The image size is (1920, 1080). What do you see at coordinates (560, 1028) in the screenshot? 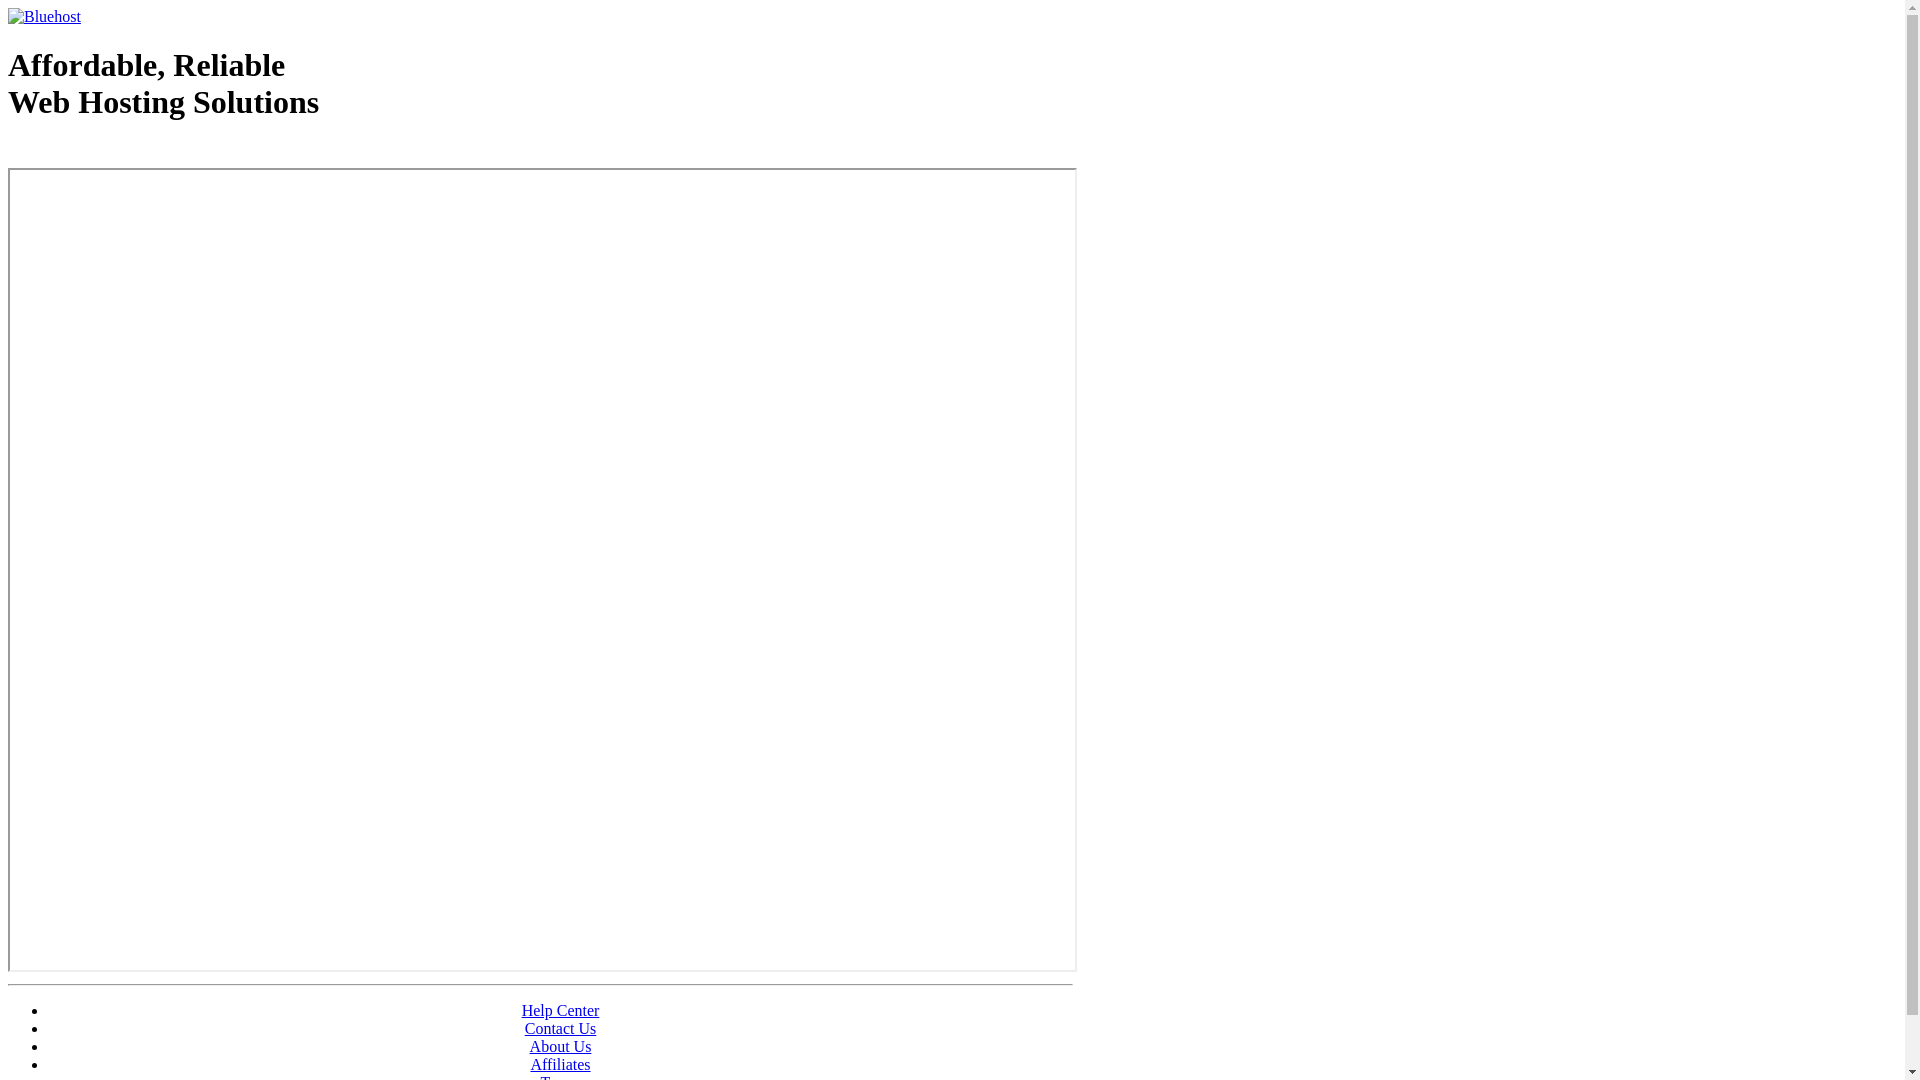
I see `'Contact Us'` at bounding box center [560, 1028].